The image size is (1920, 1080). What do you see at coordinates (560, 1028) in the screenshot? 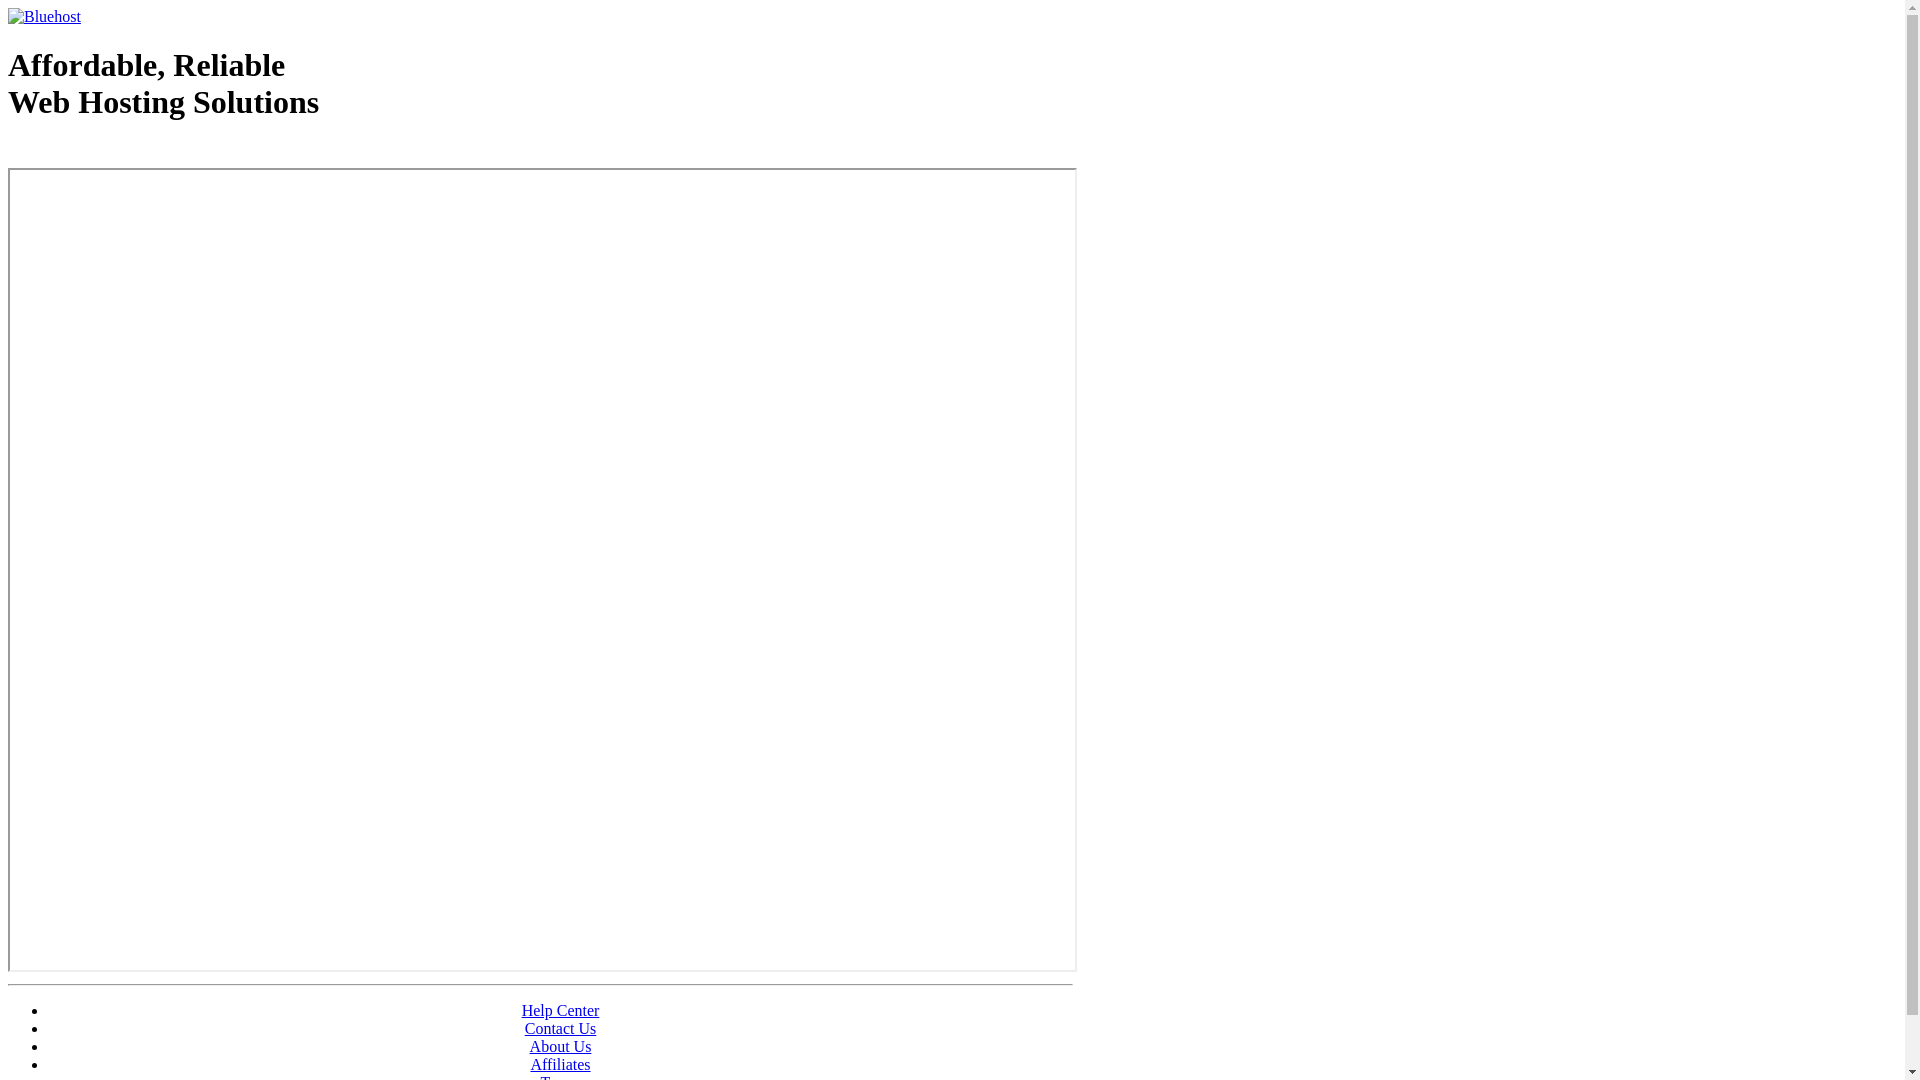
I see `'Contact Us'` at bounding box center [560, 1028].